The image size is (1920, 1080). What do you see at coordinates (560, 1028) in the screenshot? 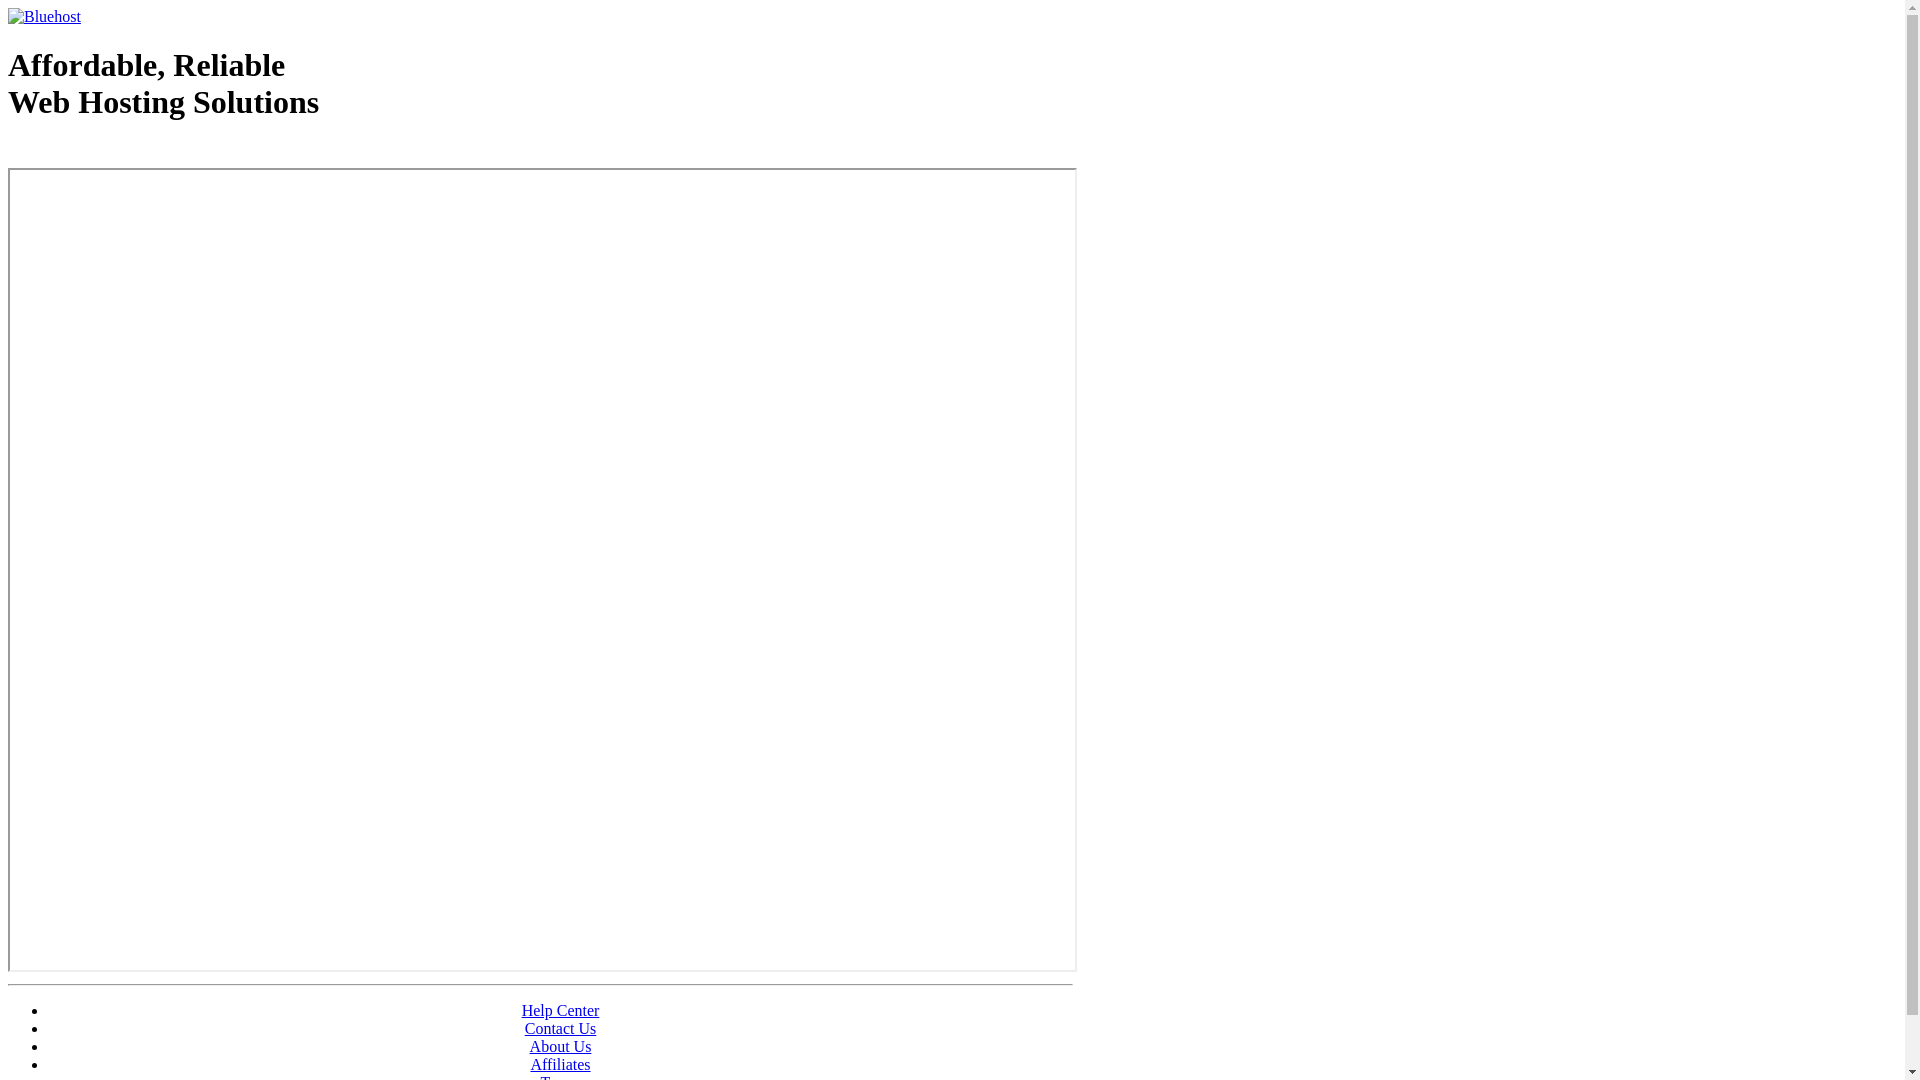
I see `'Contact Us'` at bounding box center [560, 1028].